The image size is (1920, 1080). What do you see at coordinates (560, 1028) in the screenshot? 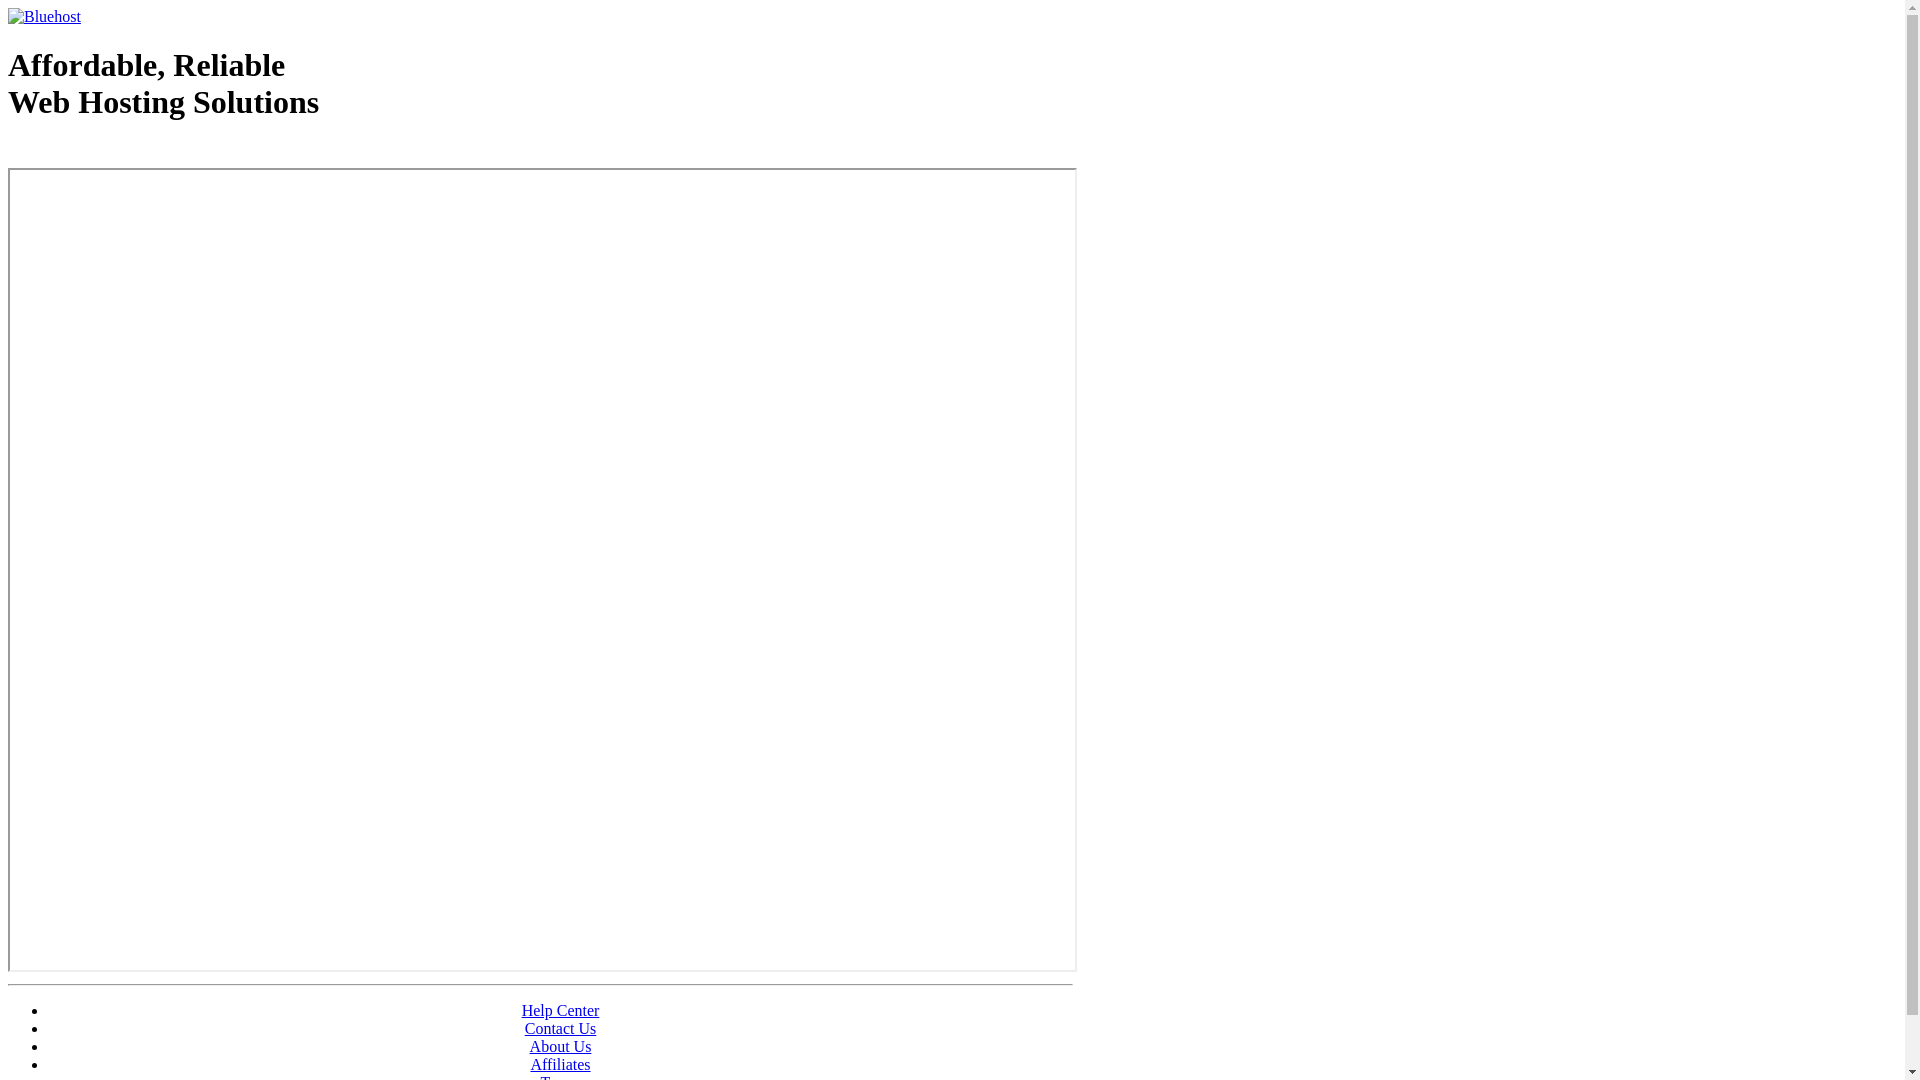
I see `'Contact Us'` at bounding box center [560, 1028].